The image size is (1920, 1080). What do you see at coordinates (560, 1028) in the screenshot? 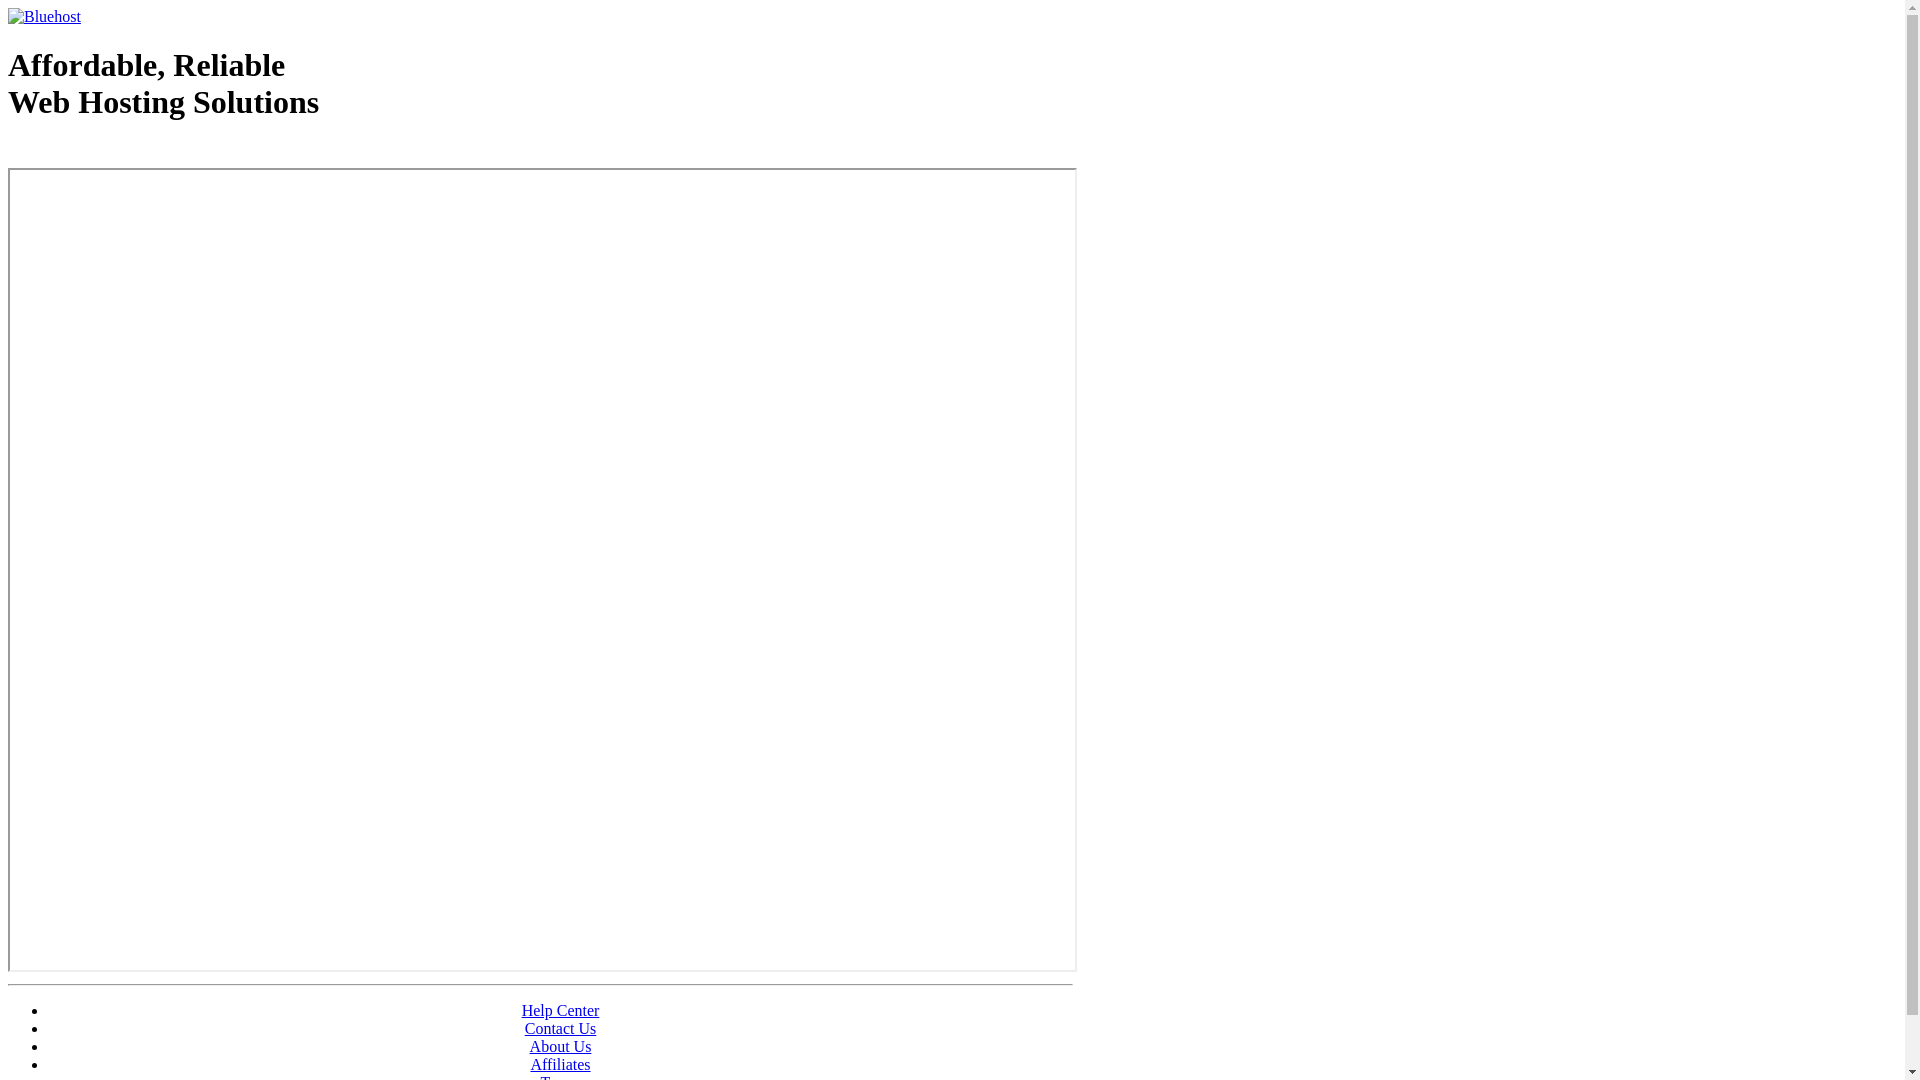
I see `'Contact Us'` at bounding box center [560, 1028].